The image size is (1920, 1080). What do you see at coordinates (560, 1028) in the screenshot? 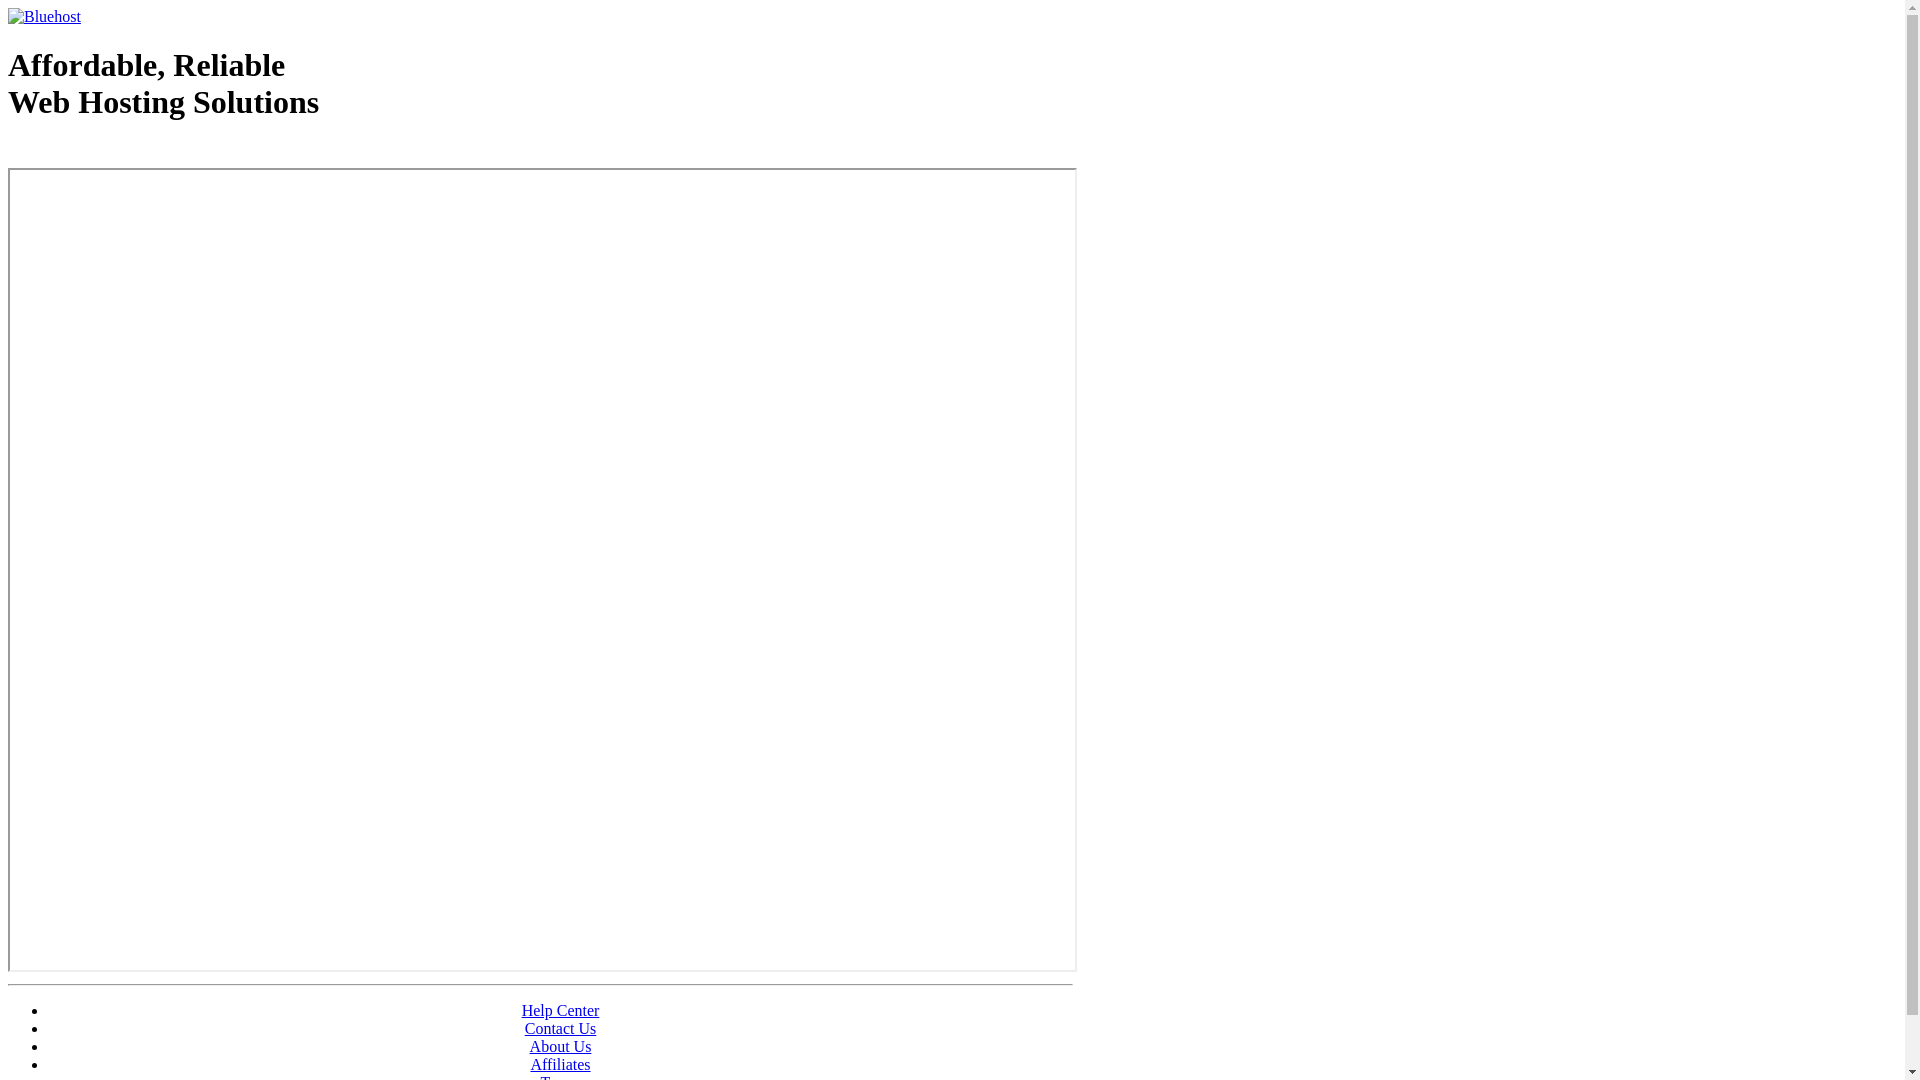
I see `'Contact Us'` at bounding box center [560, 1028].